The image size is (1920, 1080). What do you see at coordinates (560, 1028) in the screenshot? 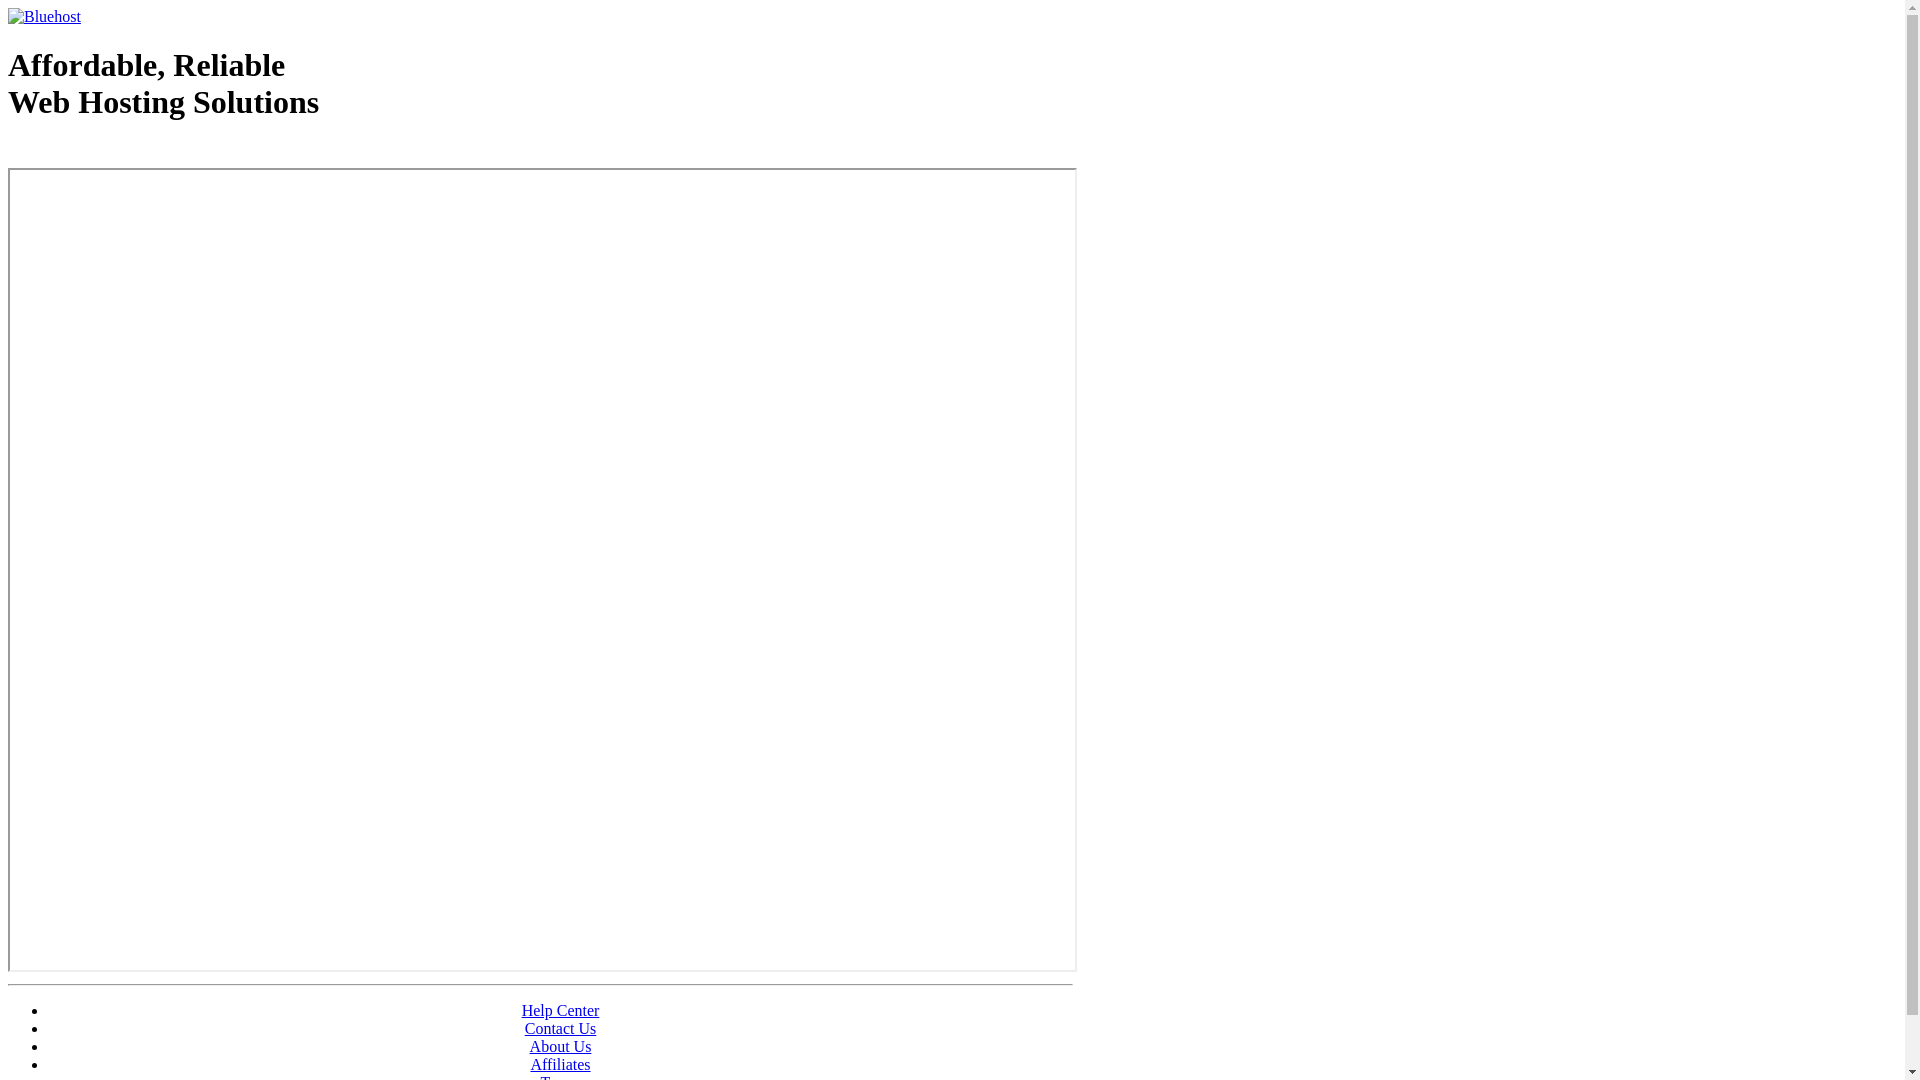
I see `'Contact Us'` at bounding box center [560, 1028].